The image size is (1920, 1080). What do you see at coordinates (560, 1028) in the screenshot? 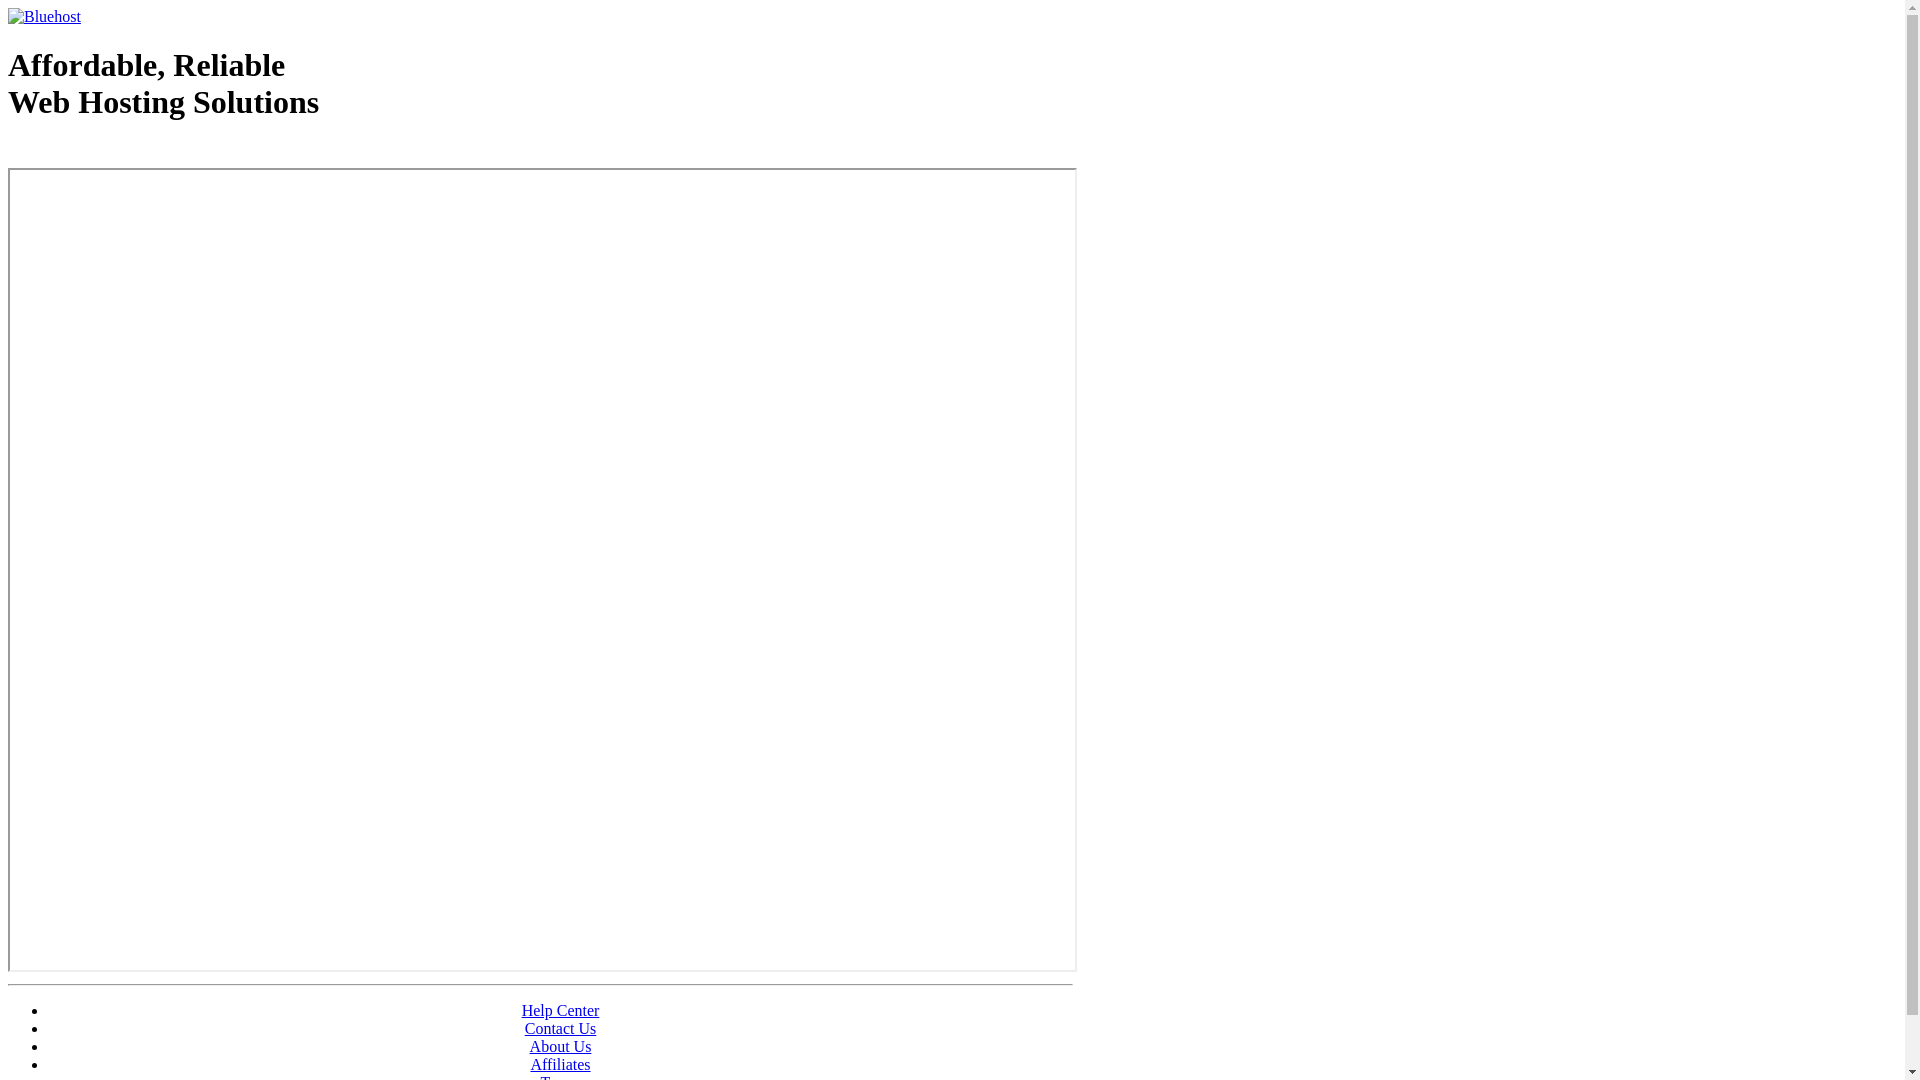
I see `'Contact Us'` at bounding box center [560, 1028].